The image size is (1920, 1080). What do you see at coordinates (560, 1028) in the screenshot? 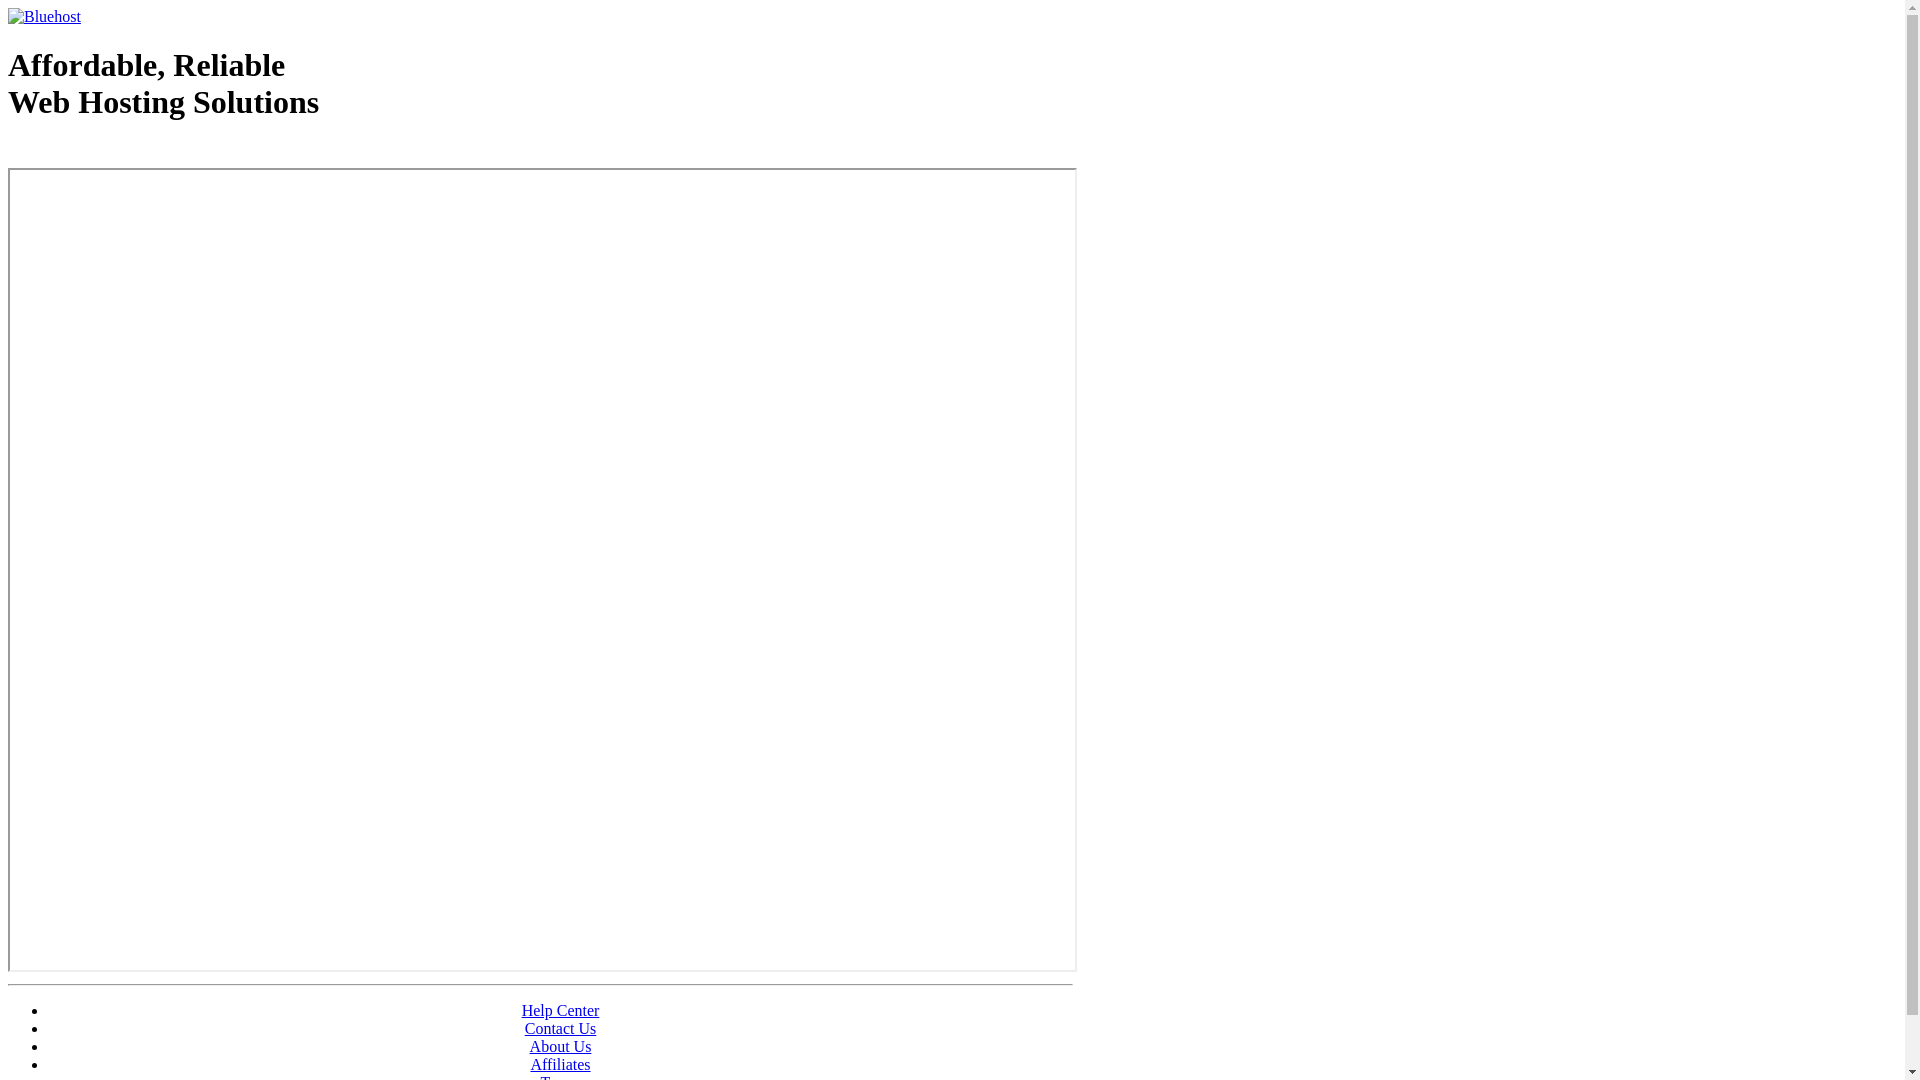
I see `'Contact Us'` at bounding box center [560, 1028].